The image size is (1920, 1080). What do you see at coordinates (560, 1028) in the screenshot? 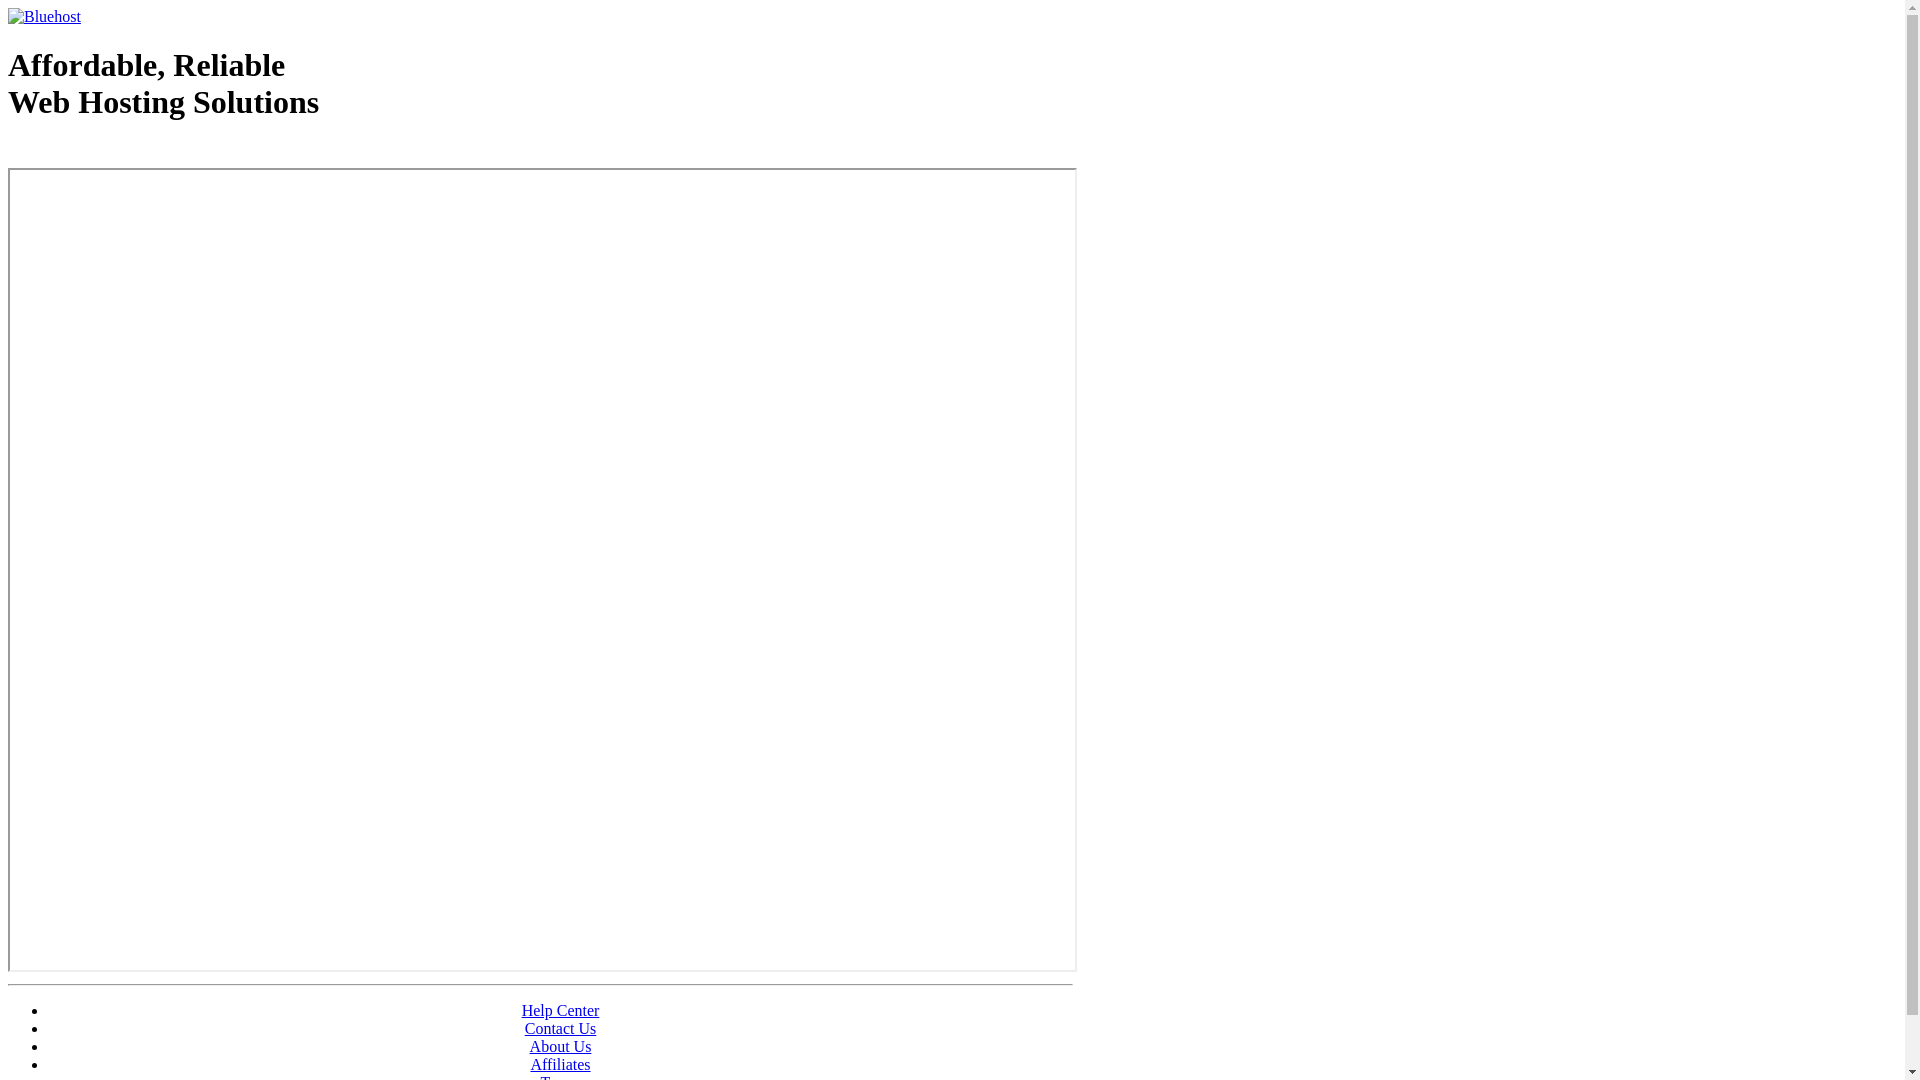
I see `'Contact Us'` at bounding box center [560, 1028].